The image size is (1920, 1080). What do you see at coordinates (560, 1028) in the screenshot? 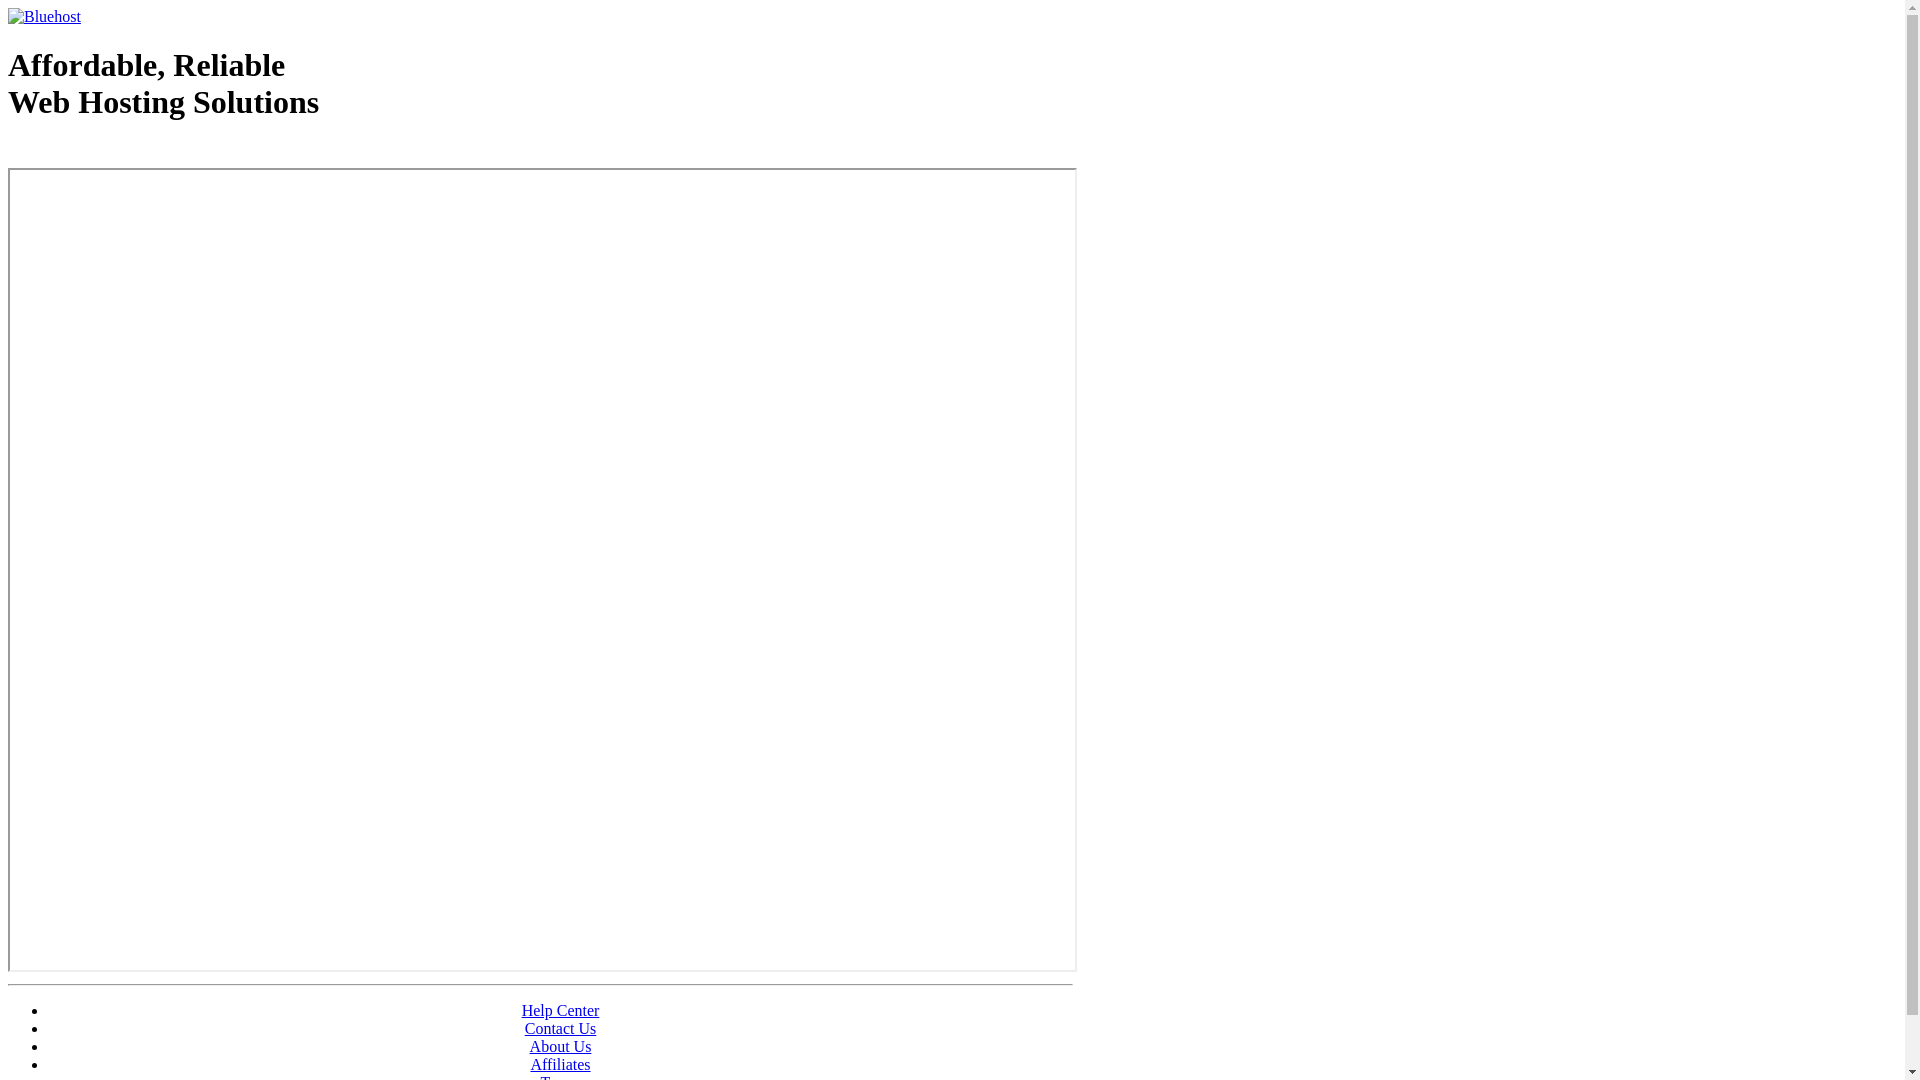
I see `'Contact Us'` at bounding box center [560, 1028].